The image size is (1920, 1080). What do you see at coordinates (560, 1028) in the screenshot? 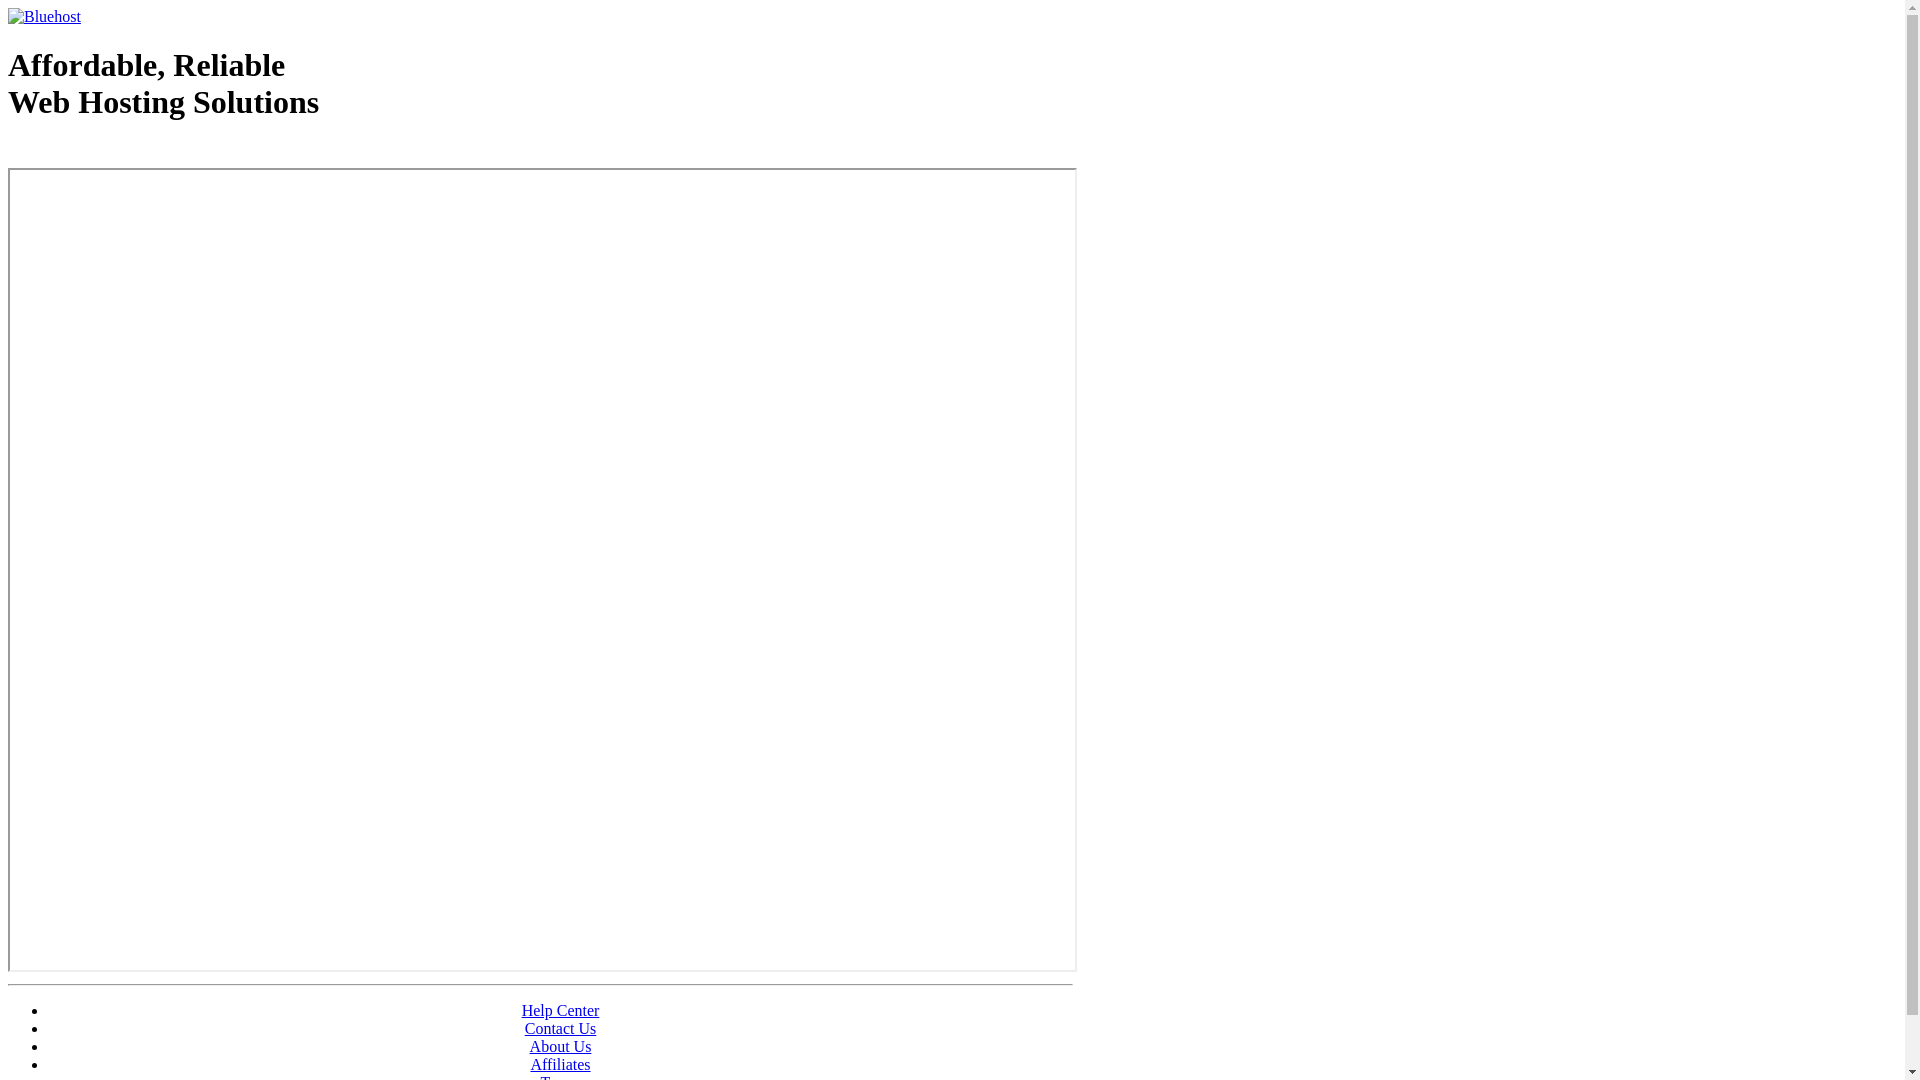
I see `'Contact Us'` at bounding box center [560, 1028].